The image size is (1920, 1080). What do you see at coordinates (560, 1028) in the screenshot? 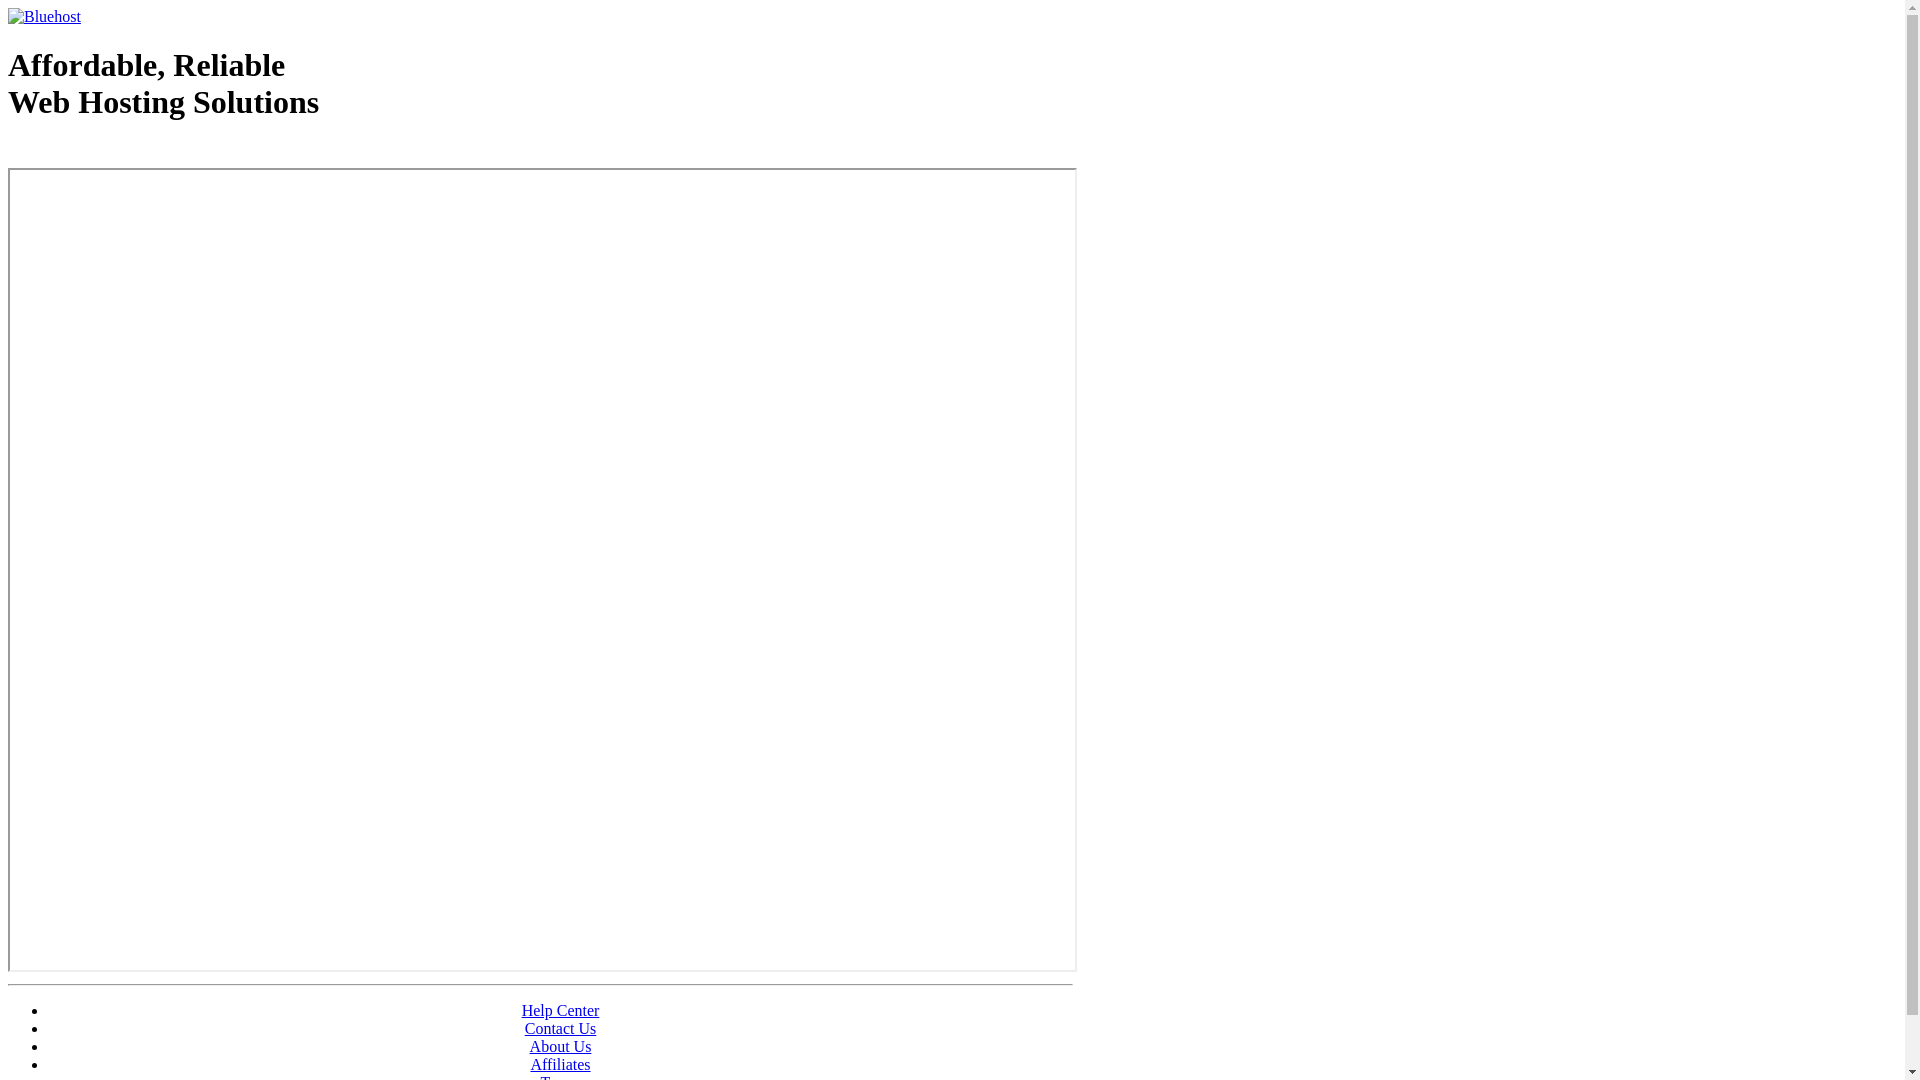
I see `'Contact Us'` at bounding box center [560, 1028].